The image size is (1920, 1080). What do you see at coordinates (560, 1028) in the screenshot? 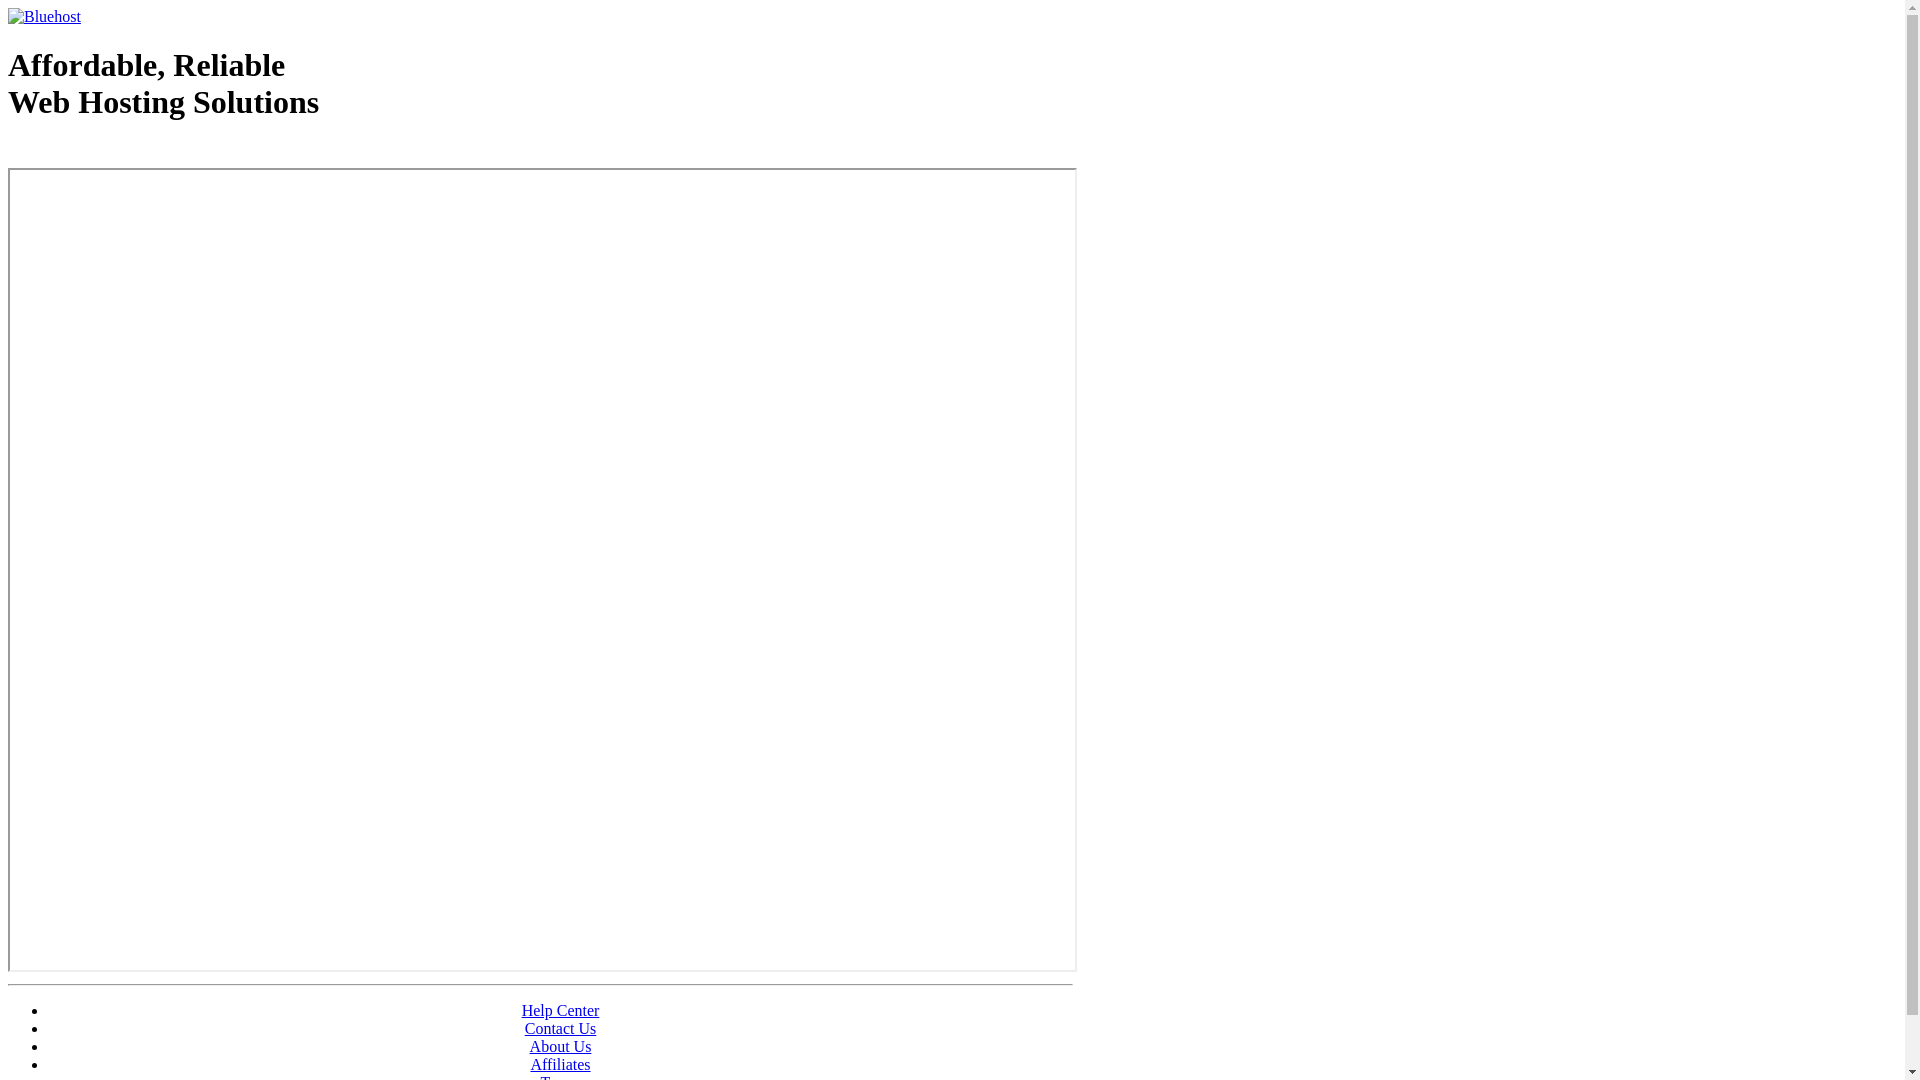
I see `'Contact Us'` at bounding box center [560, 1028].